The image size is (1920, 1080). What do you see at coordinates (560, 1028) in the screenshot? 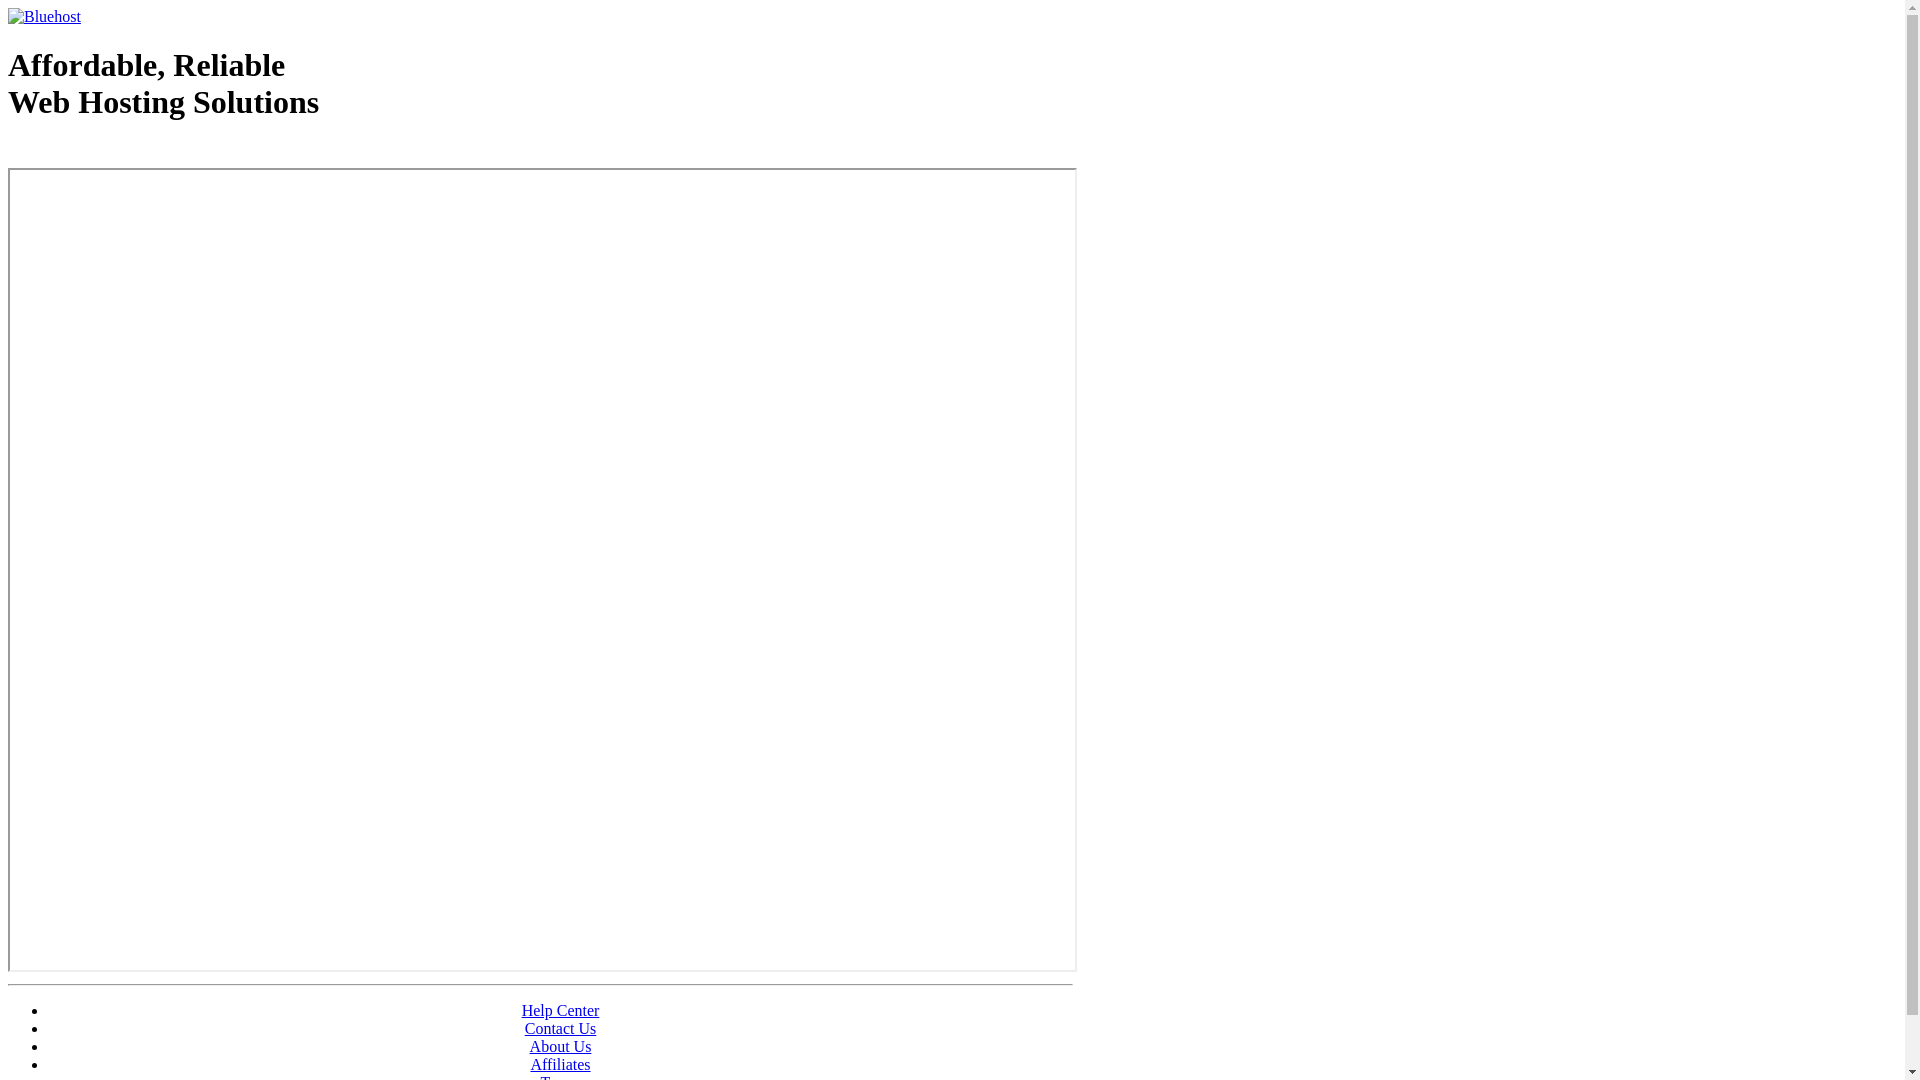
I see `'Contact Us'` at bounding box center [560, 1028].